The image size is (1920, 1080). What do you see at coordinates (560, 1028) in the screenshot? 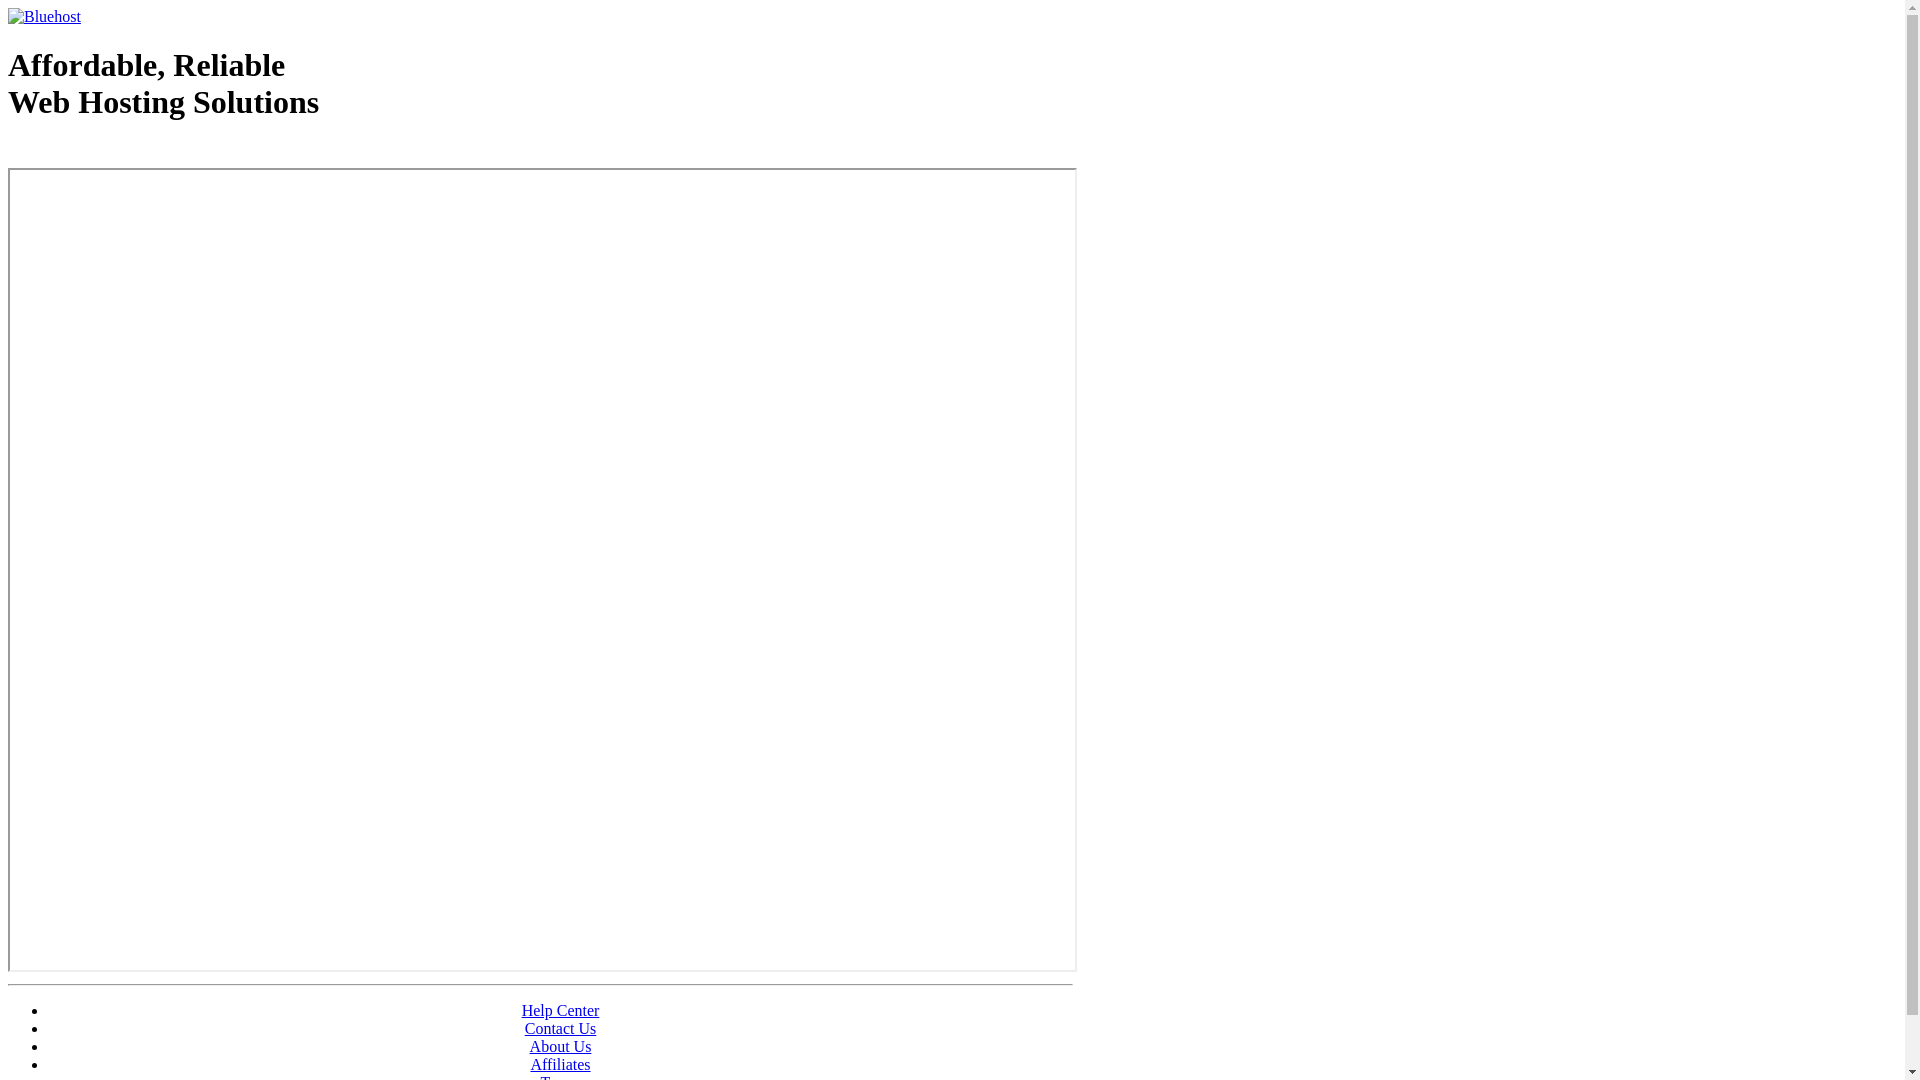
I see `'Contact Us'` at bounding box center [560, 1028].